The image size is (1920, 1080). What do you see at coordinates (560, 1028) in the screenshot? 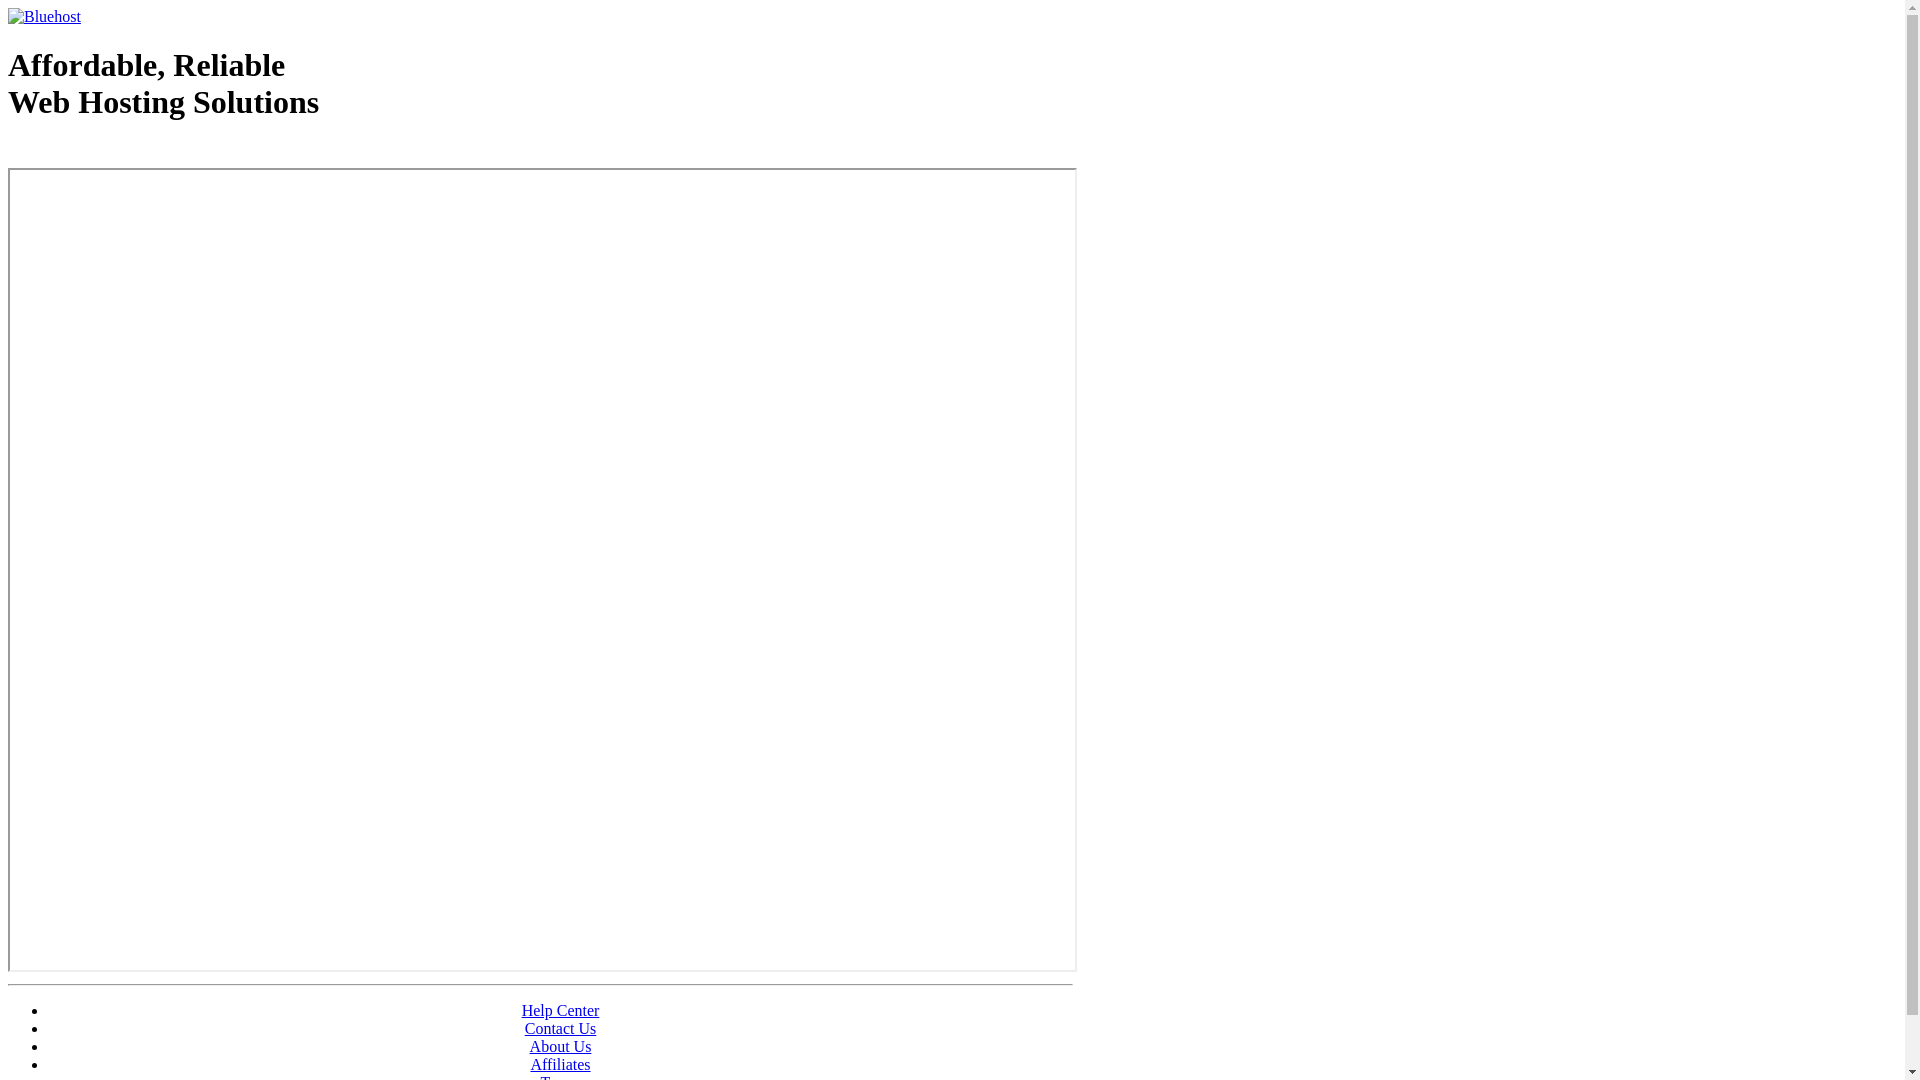
I see `'Contact Us'` at bounding box center [560, 1028].